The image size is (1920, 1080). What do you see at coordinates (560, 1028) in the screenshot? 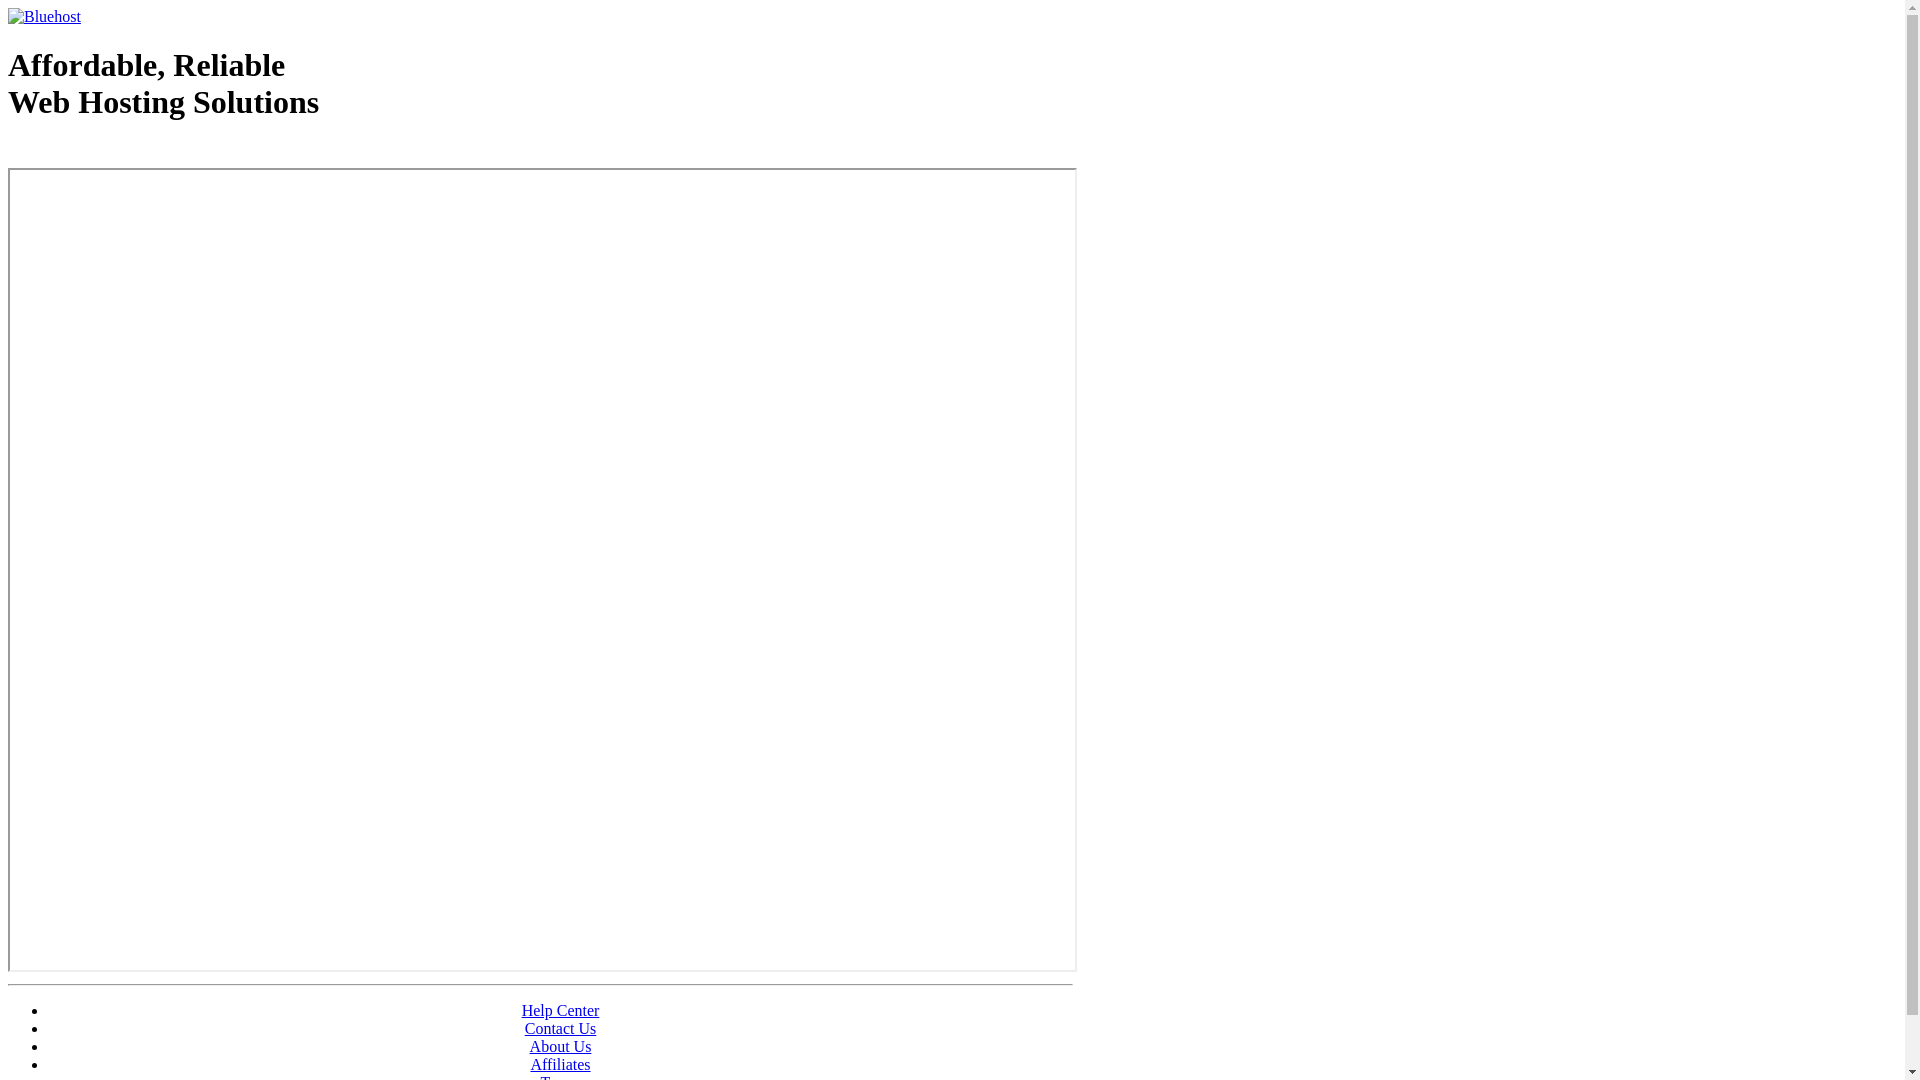
I see `'Contact Us'` at bounding box center [560, 1028].